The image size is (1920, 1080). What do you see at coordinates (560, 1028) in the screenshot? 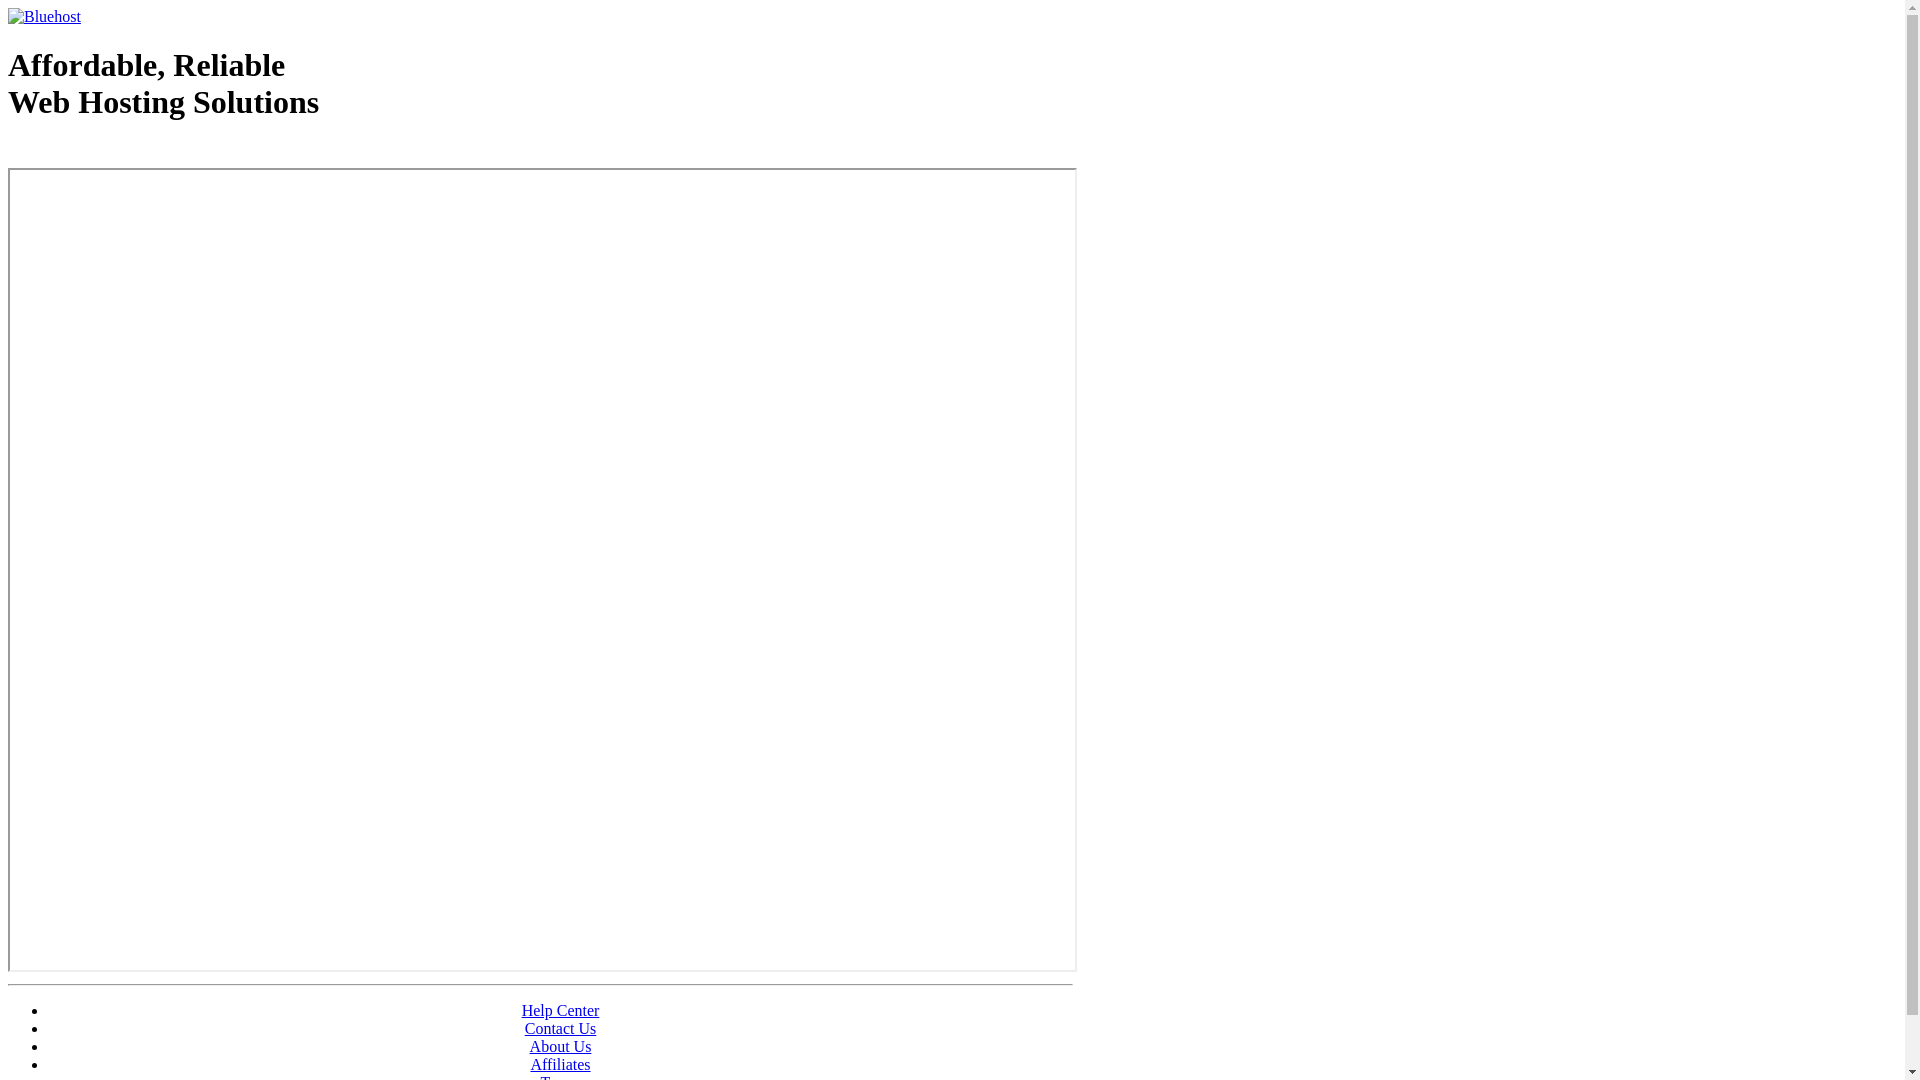
I see `'Contact Us'` at bounding box center [560, 1028].